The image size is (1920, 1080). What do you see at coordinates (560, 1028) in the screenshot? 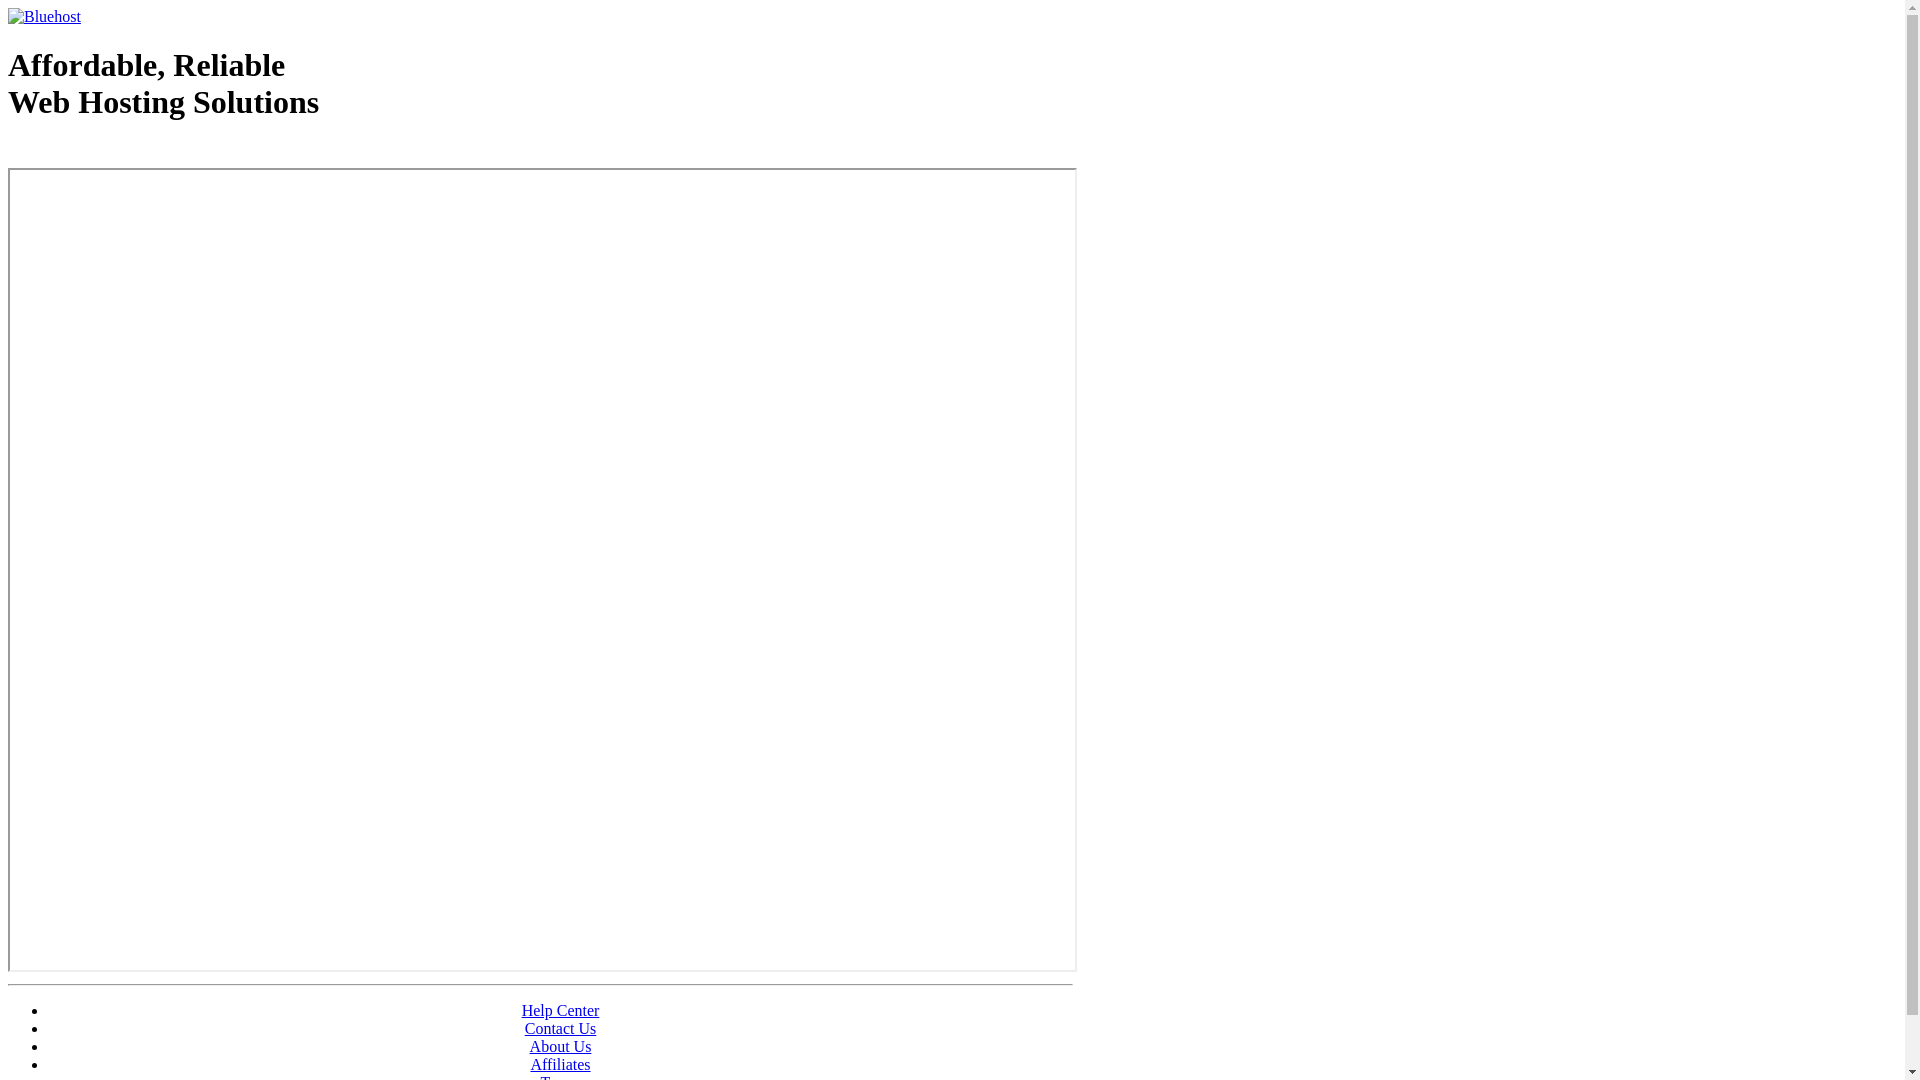
I see `'Contact Us'` at bounding box center [560, 1028].